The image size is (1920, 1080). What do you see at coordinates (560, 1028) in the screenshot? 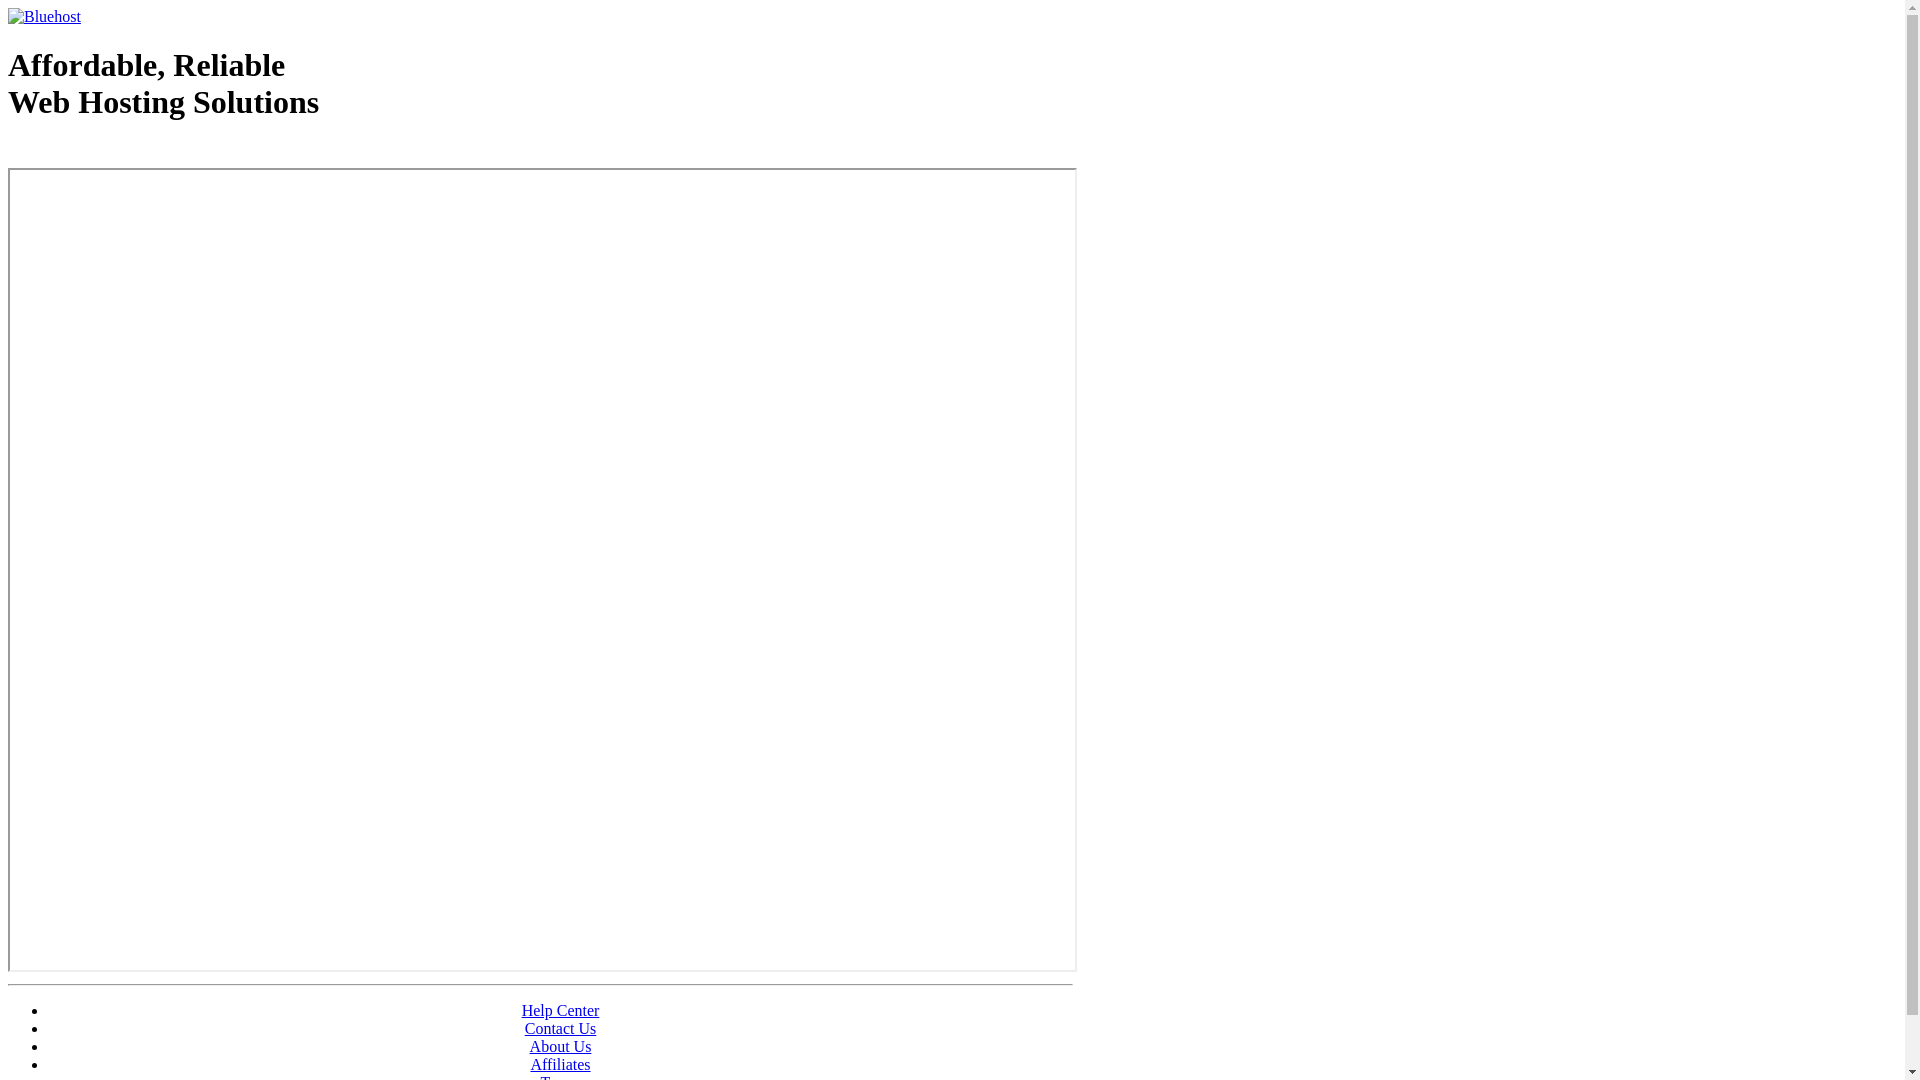
I see `'Contact Us'` at bounding box center [560, 1028].